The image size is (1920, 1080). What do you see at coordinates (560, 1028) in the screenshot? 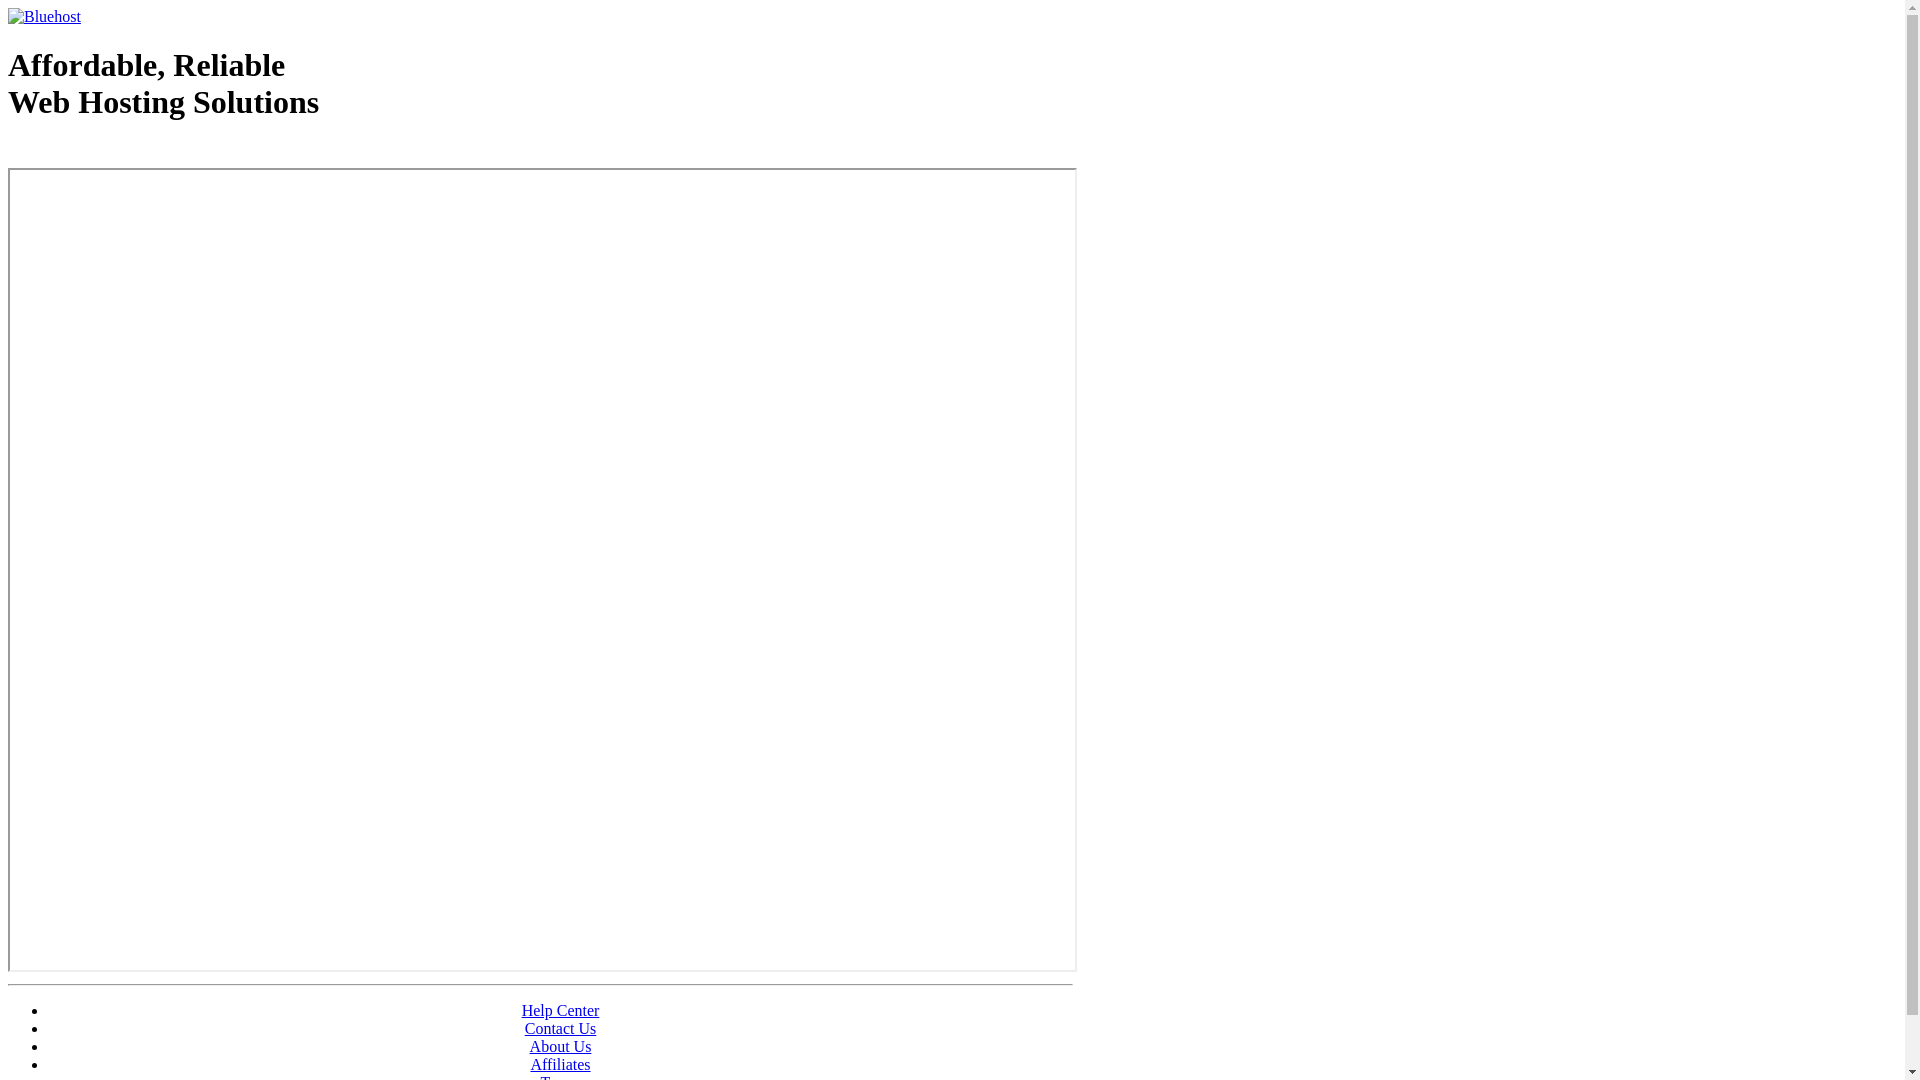
I see `'Contact Us'` at bounding box center [560, 1028].